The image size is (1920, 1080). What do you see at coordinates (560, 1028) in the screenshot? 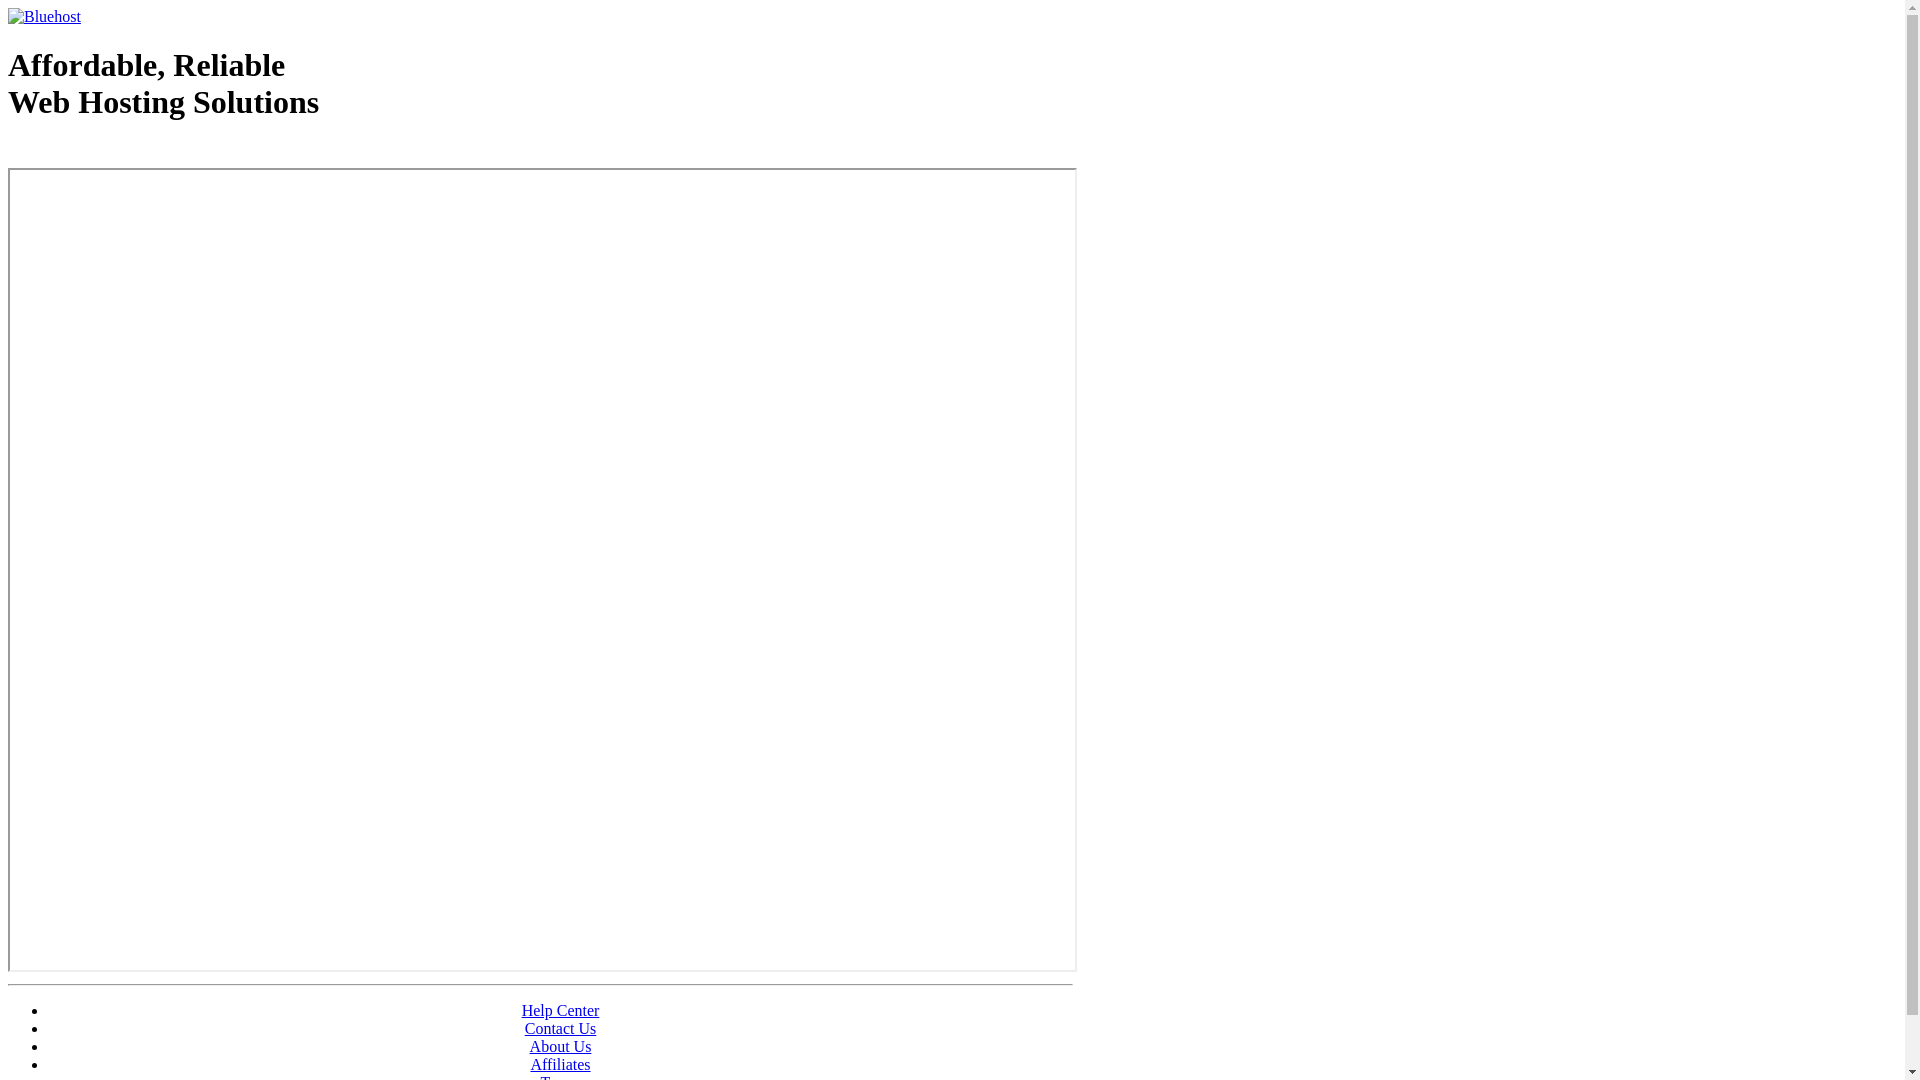
I see `'Contact Us'` at bounding box center [560, 1028].